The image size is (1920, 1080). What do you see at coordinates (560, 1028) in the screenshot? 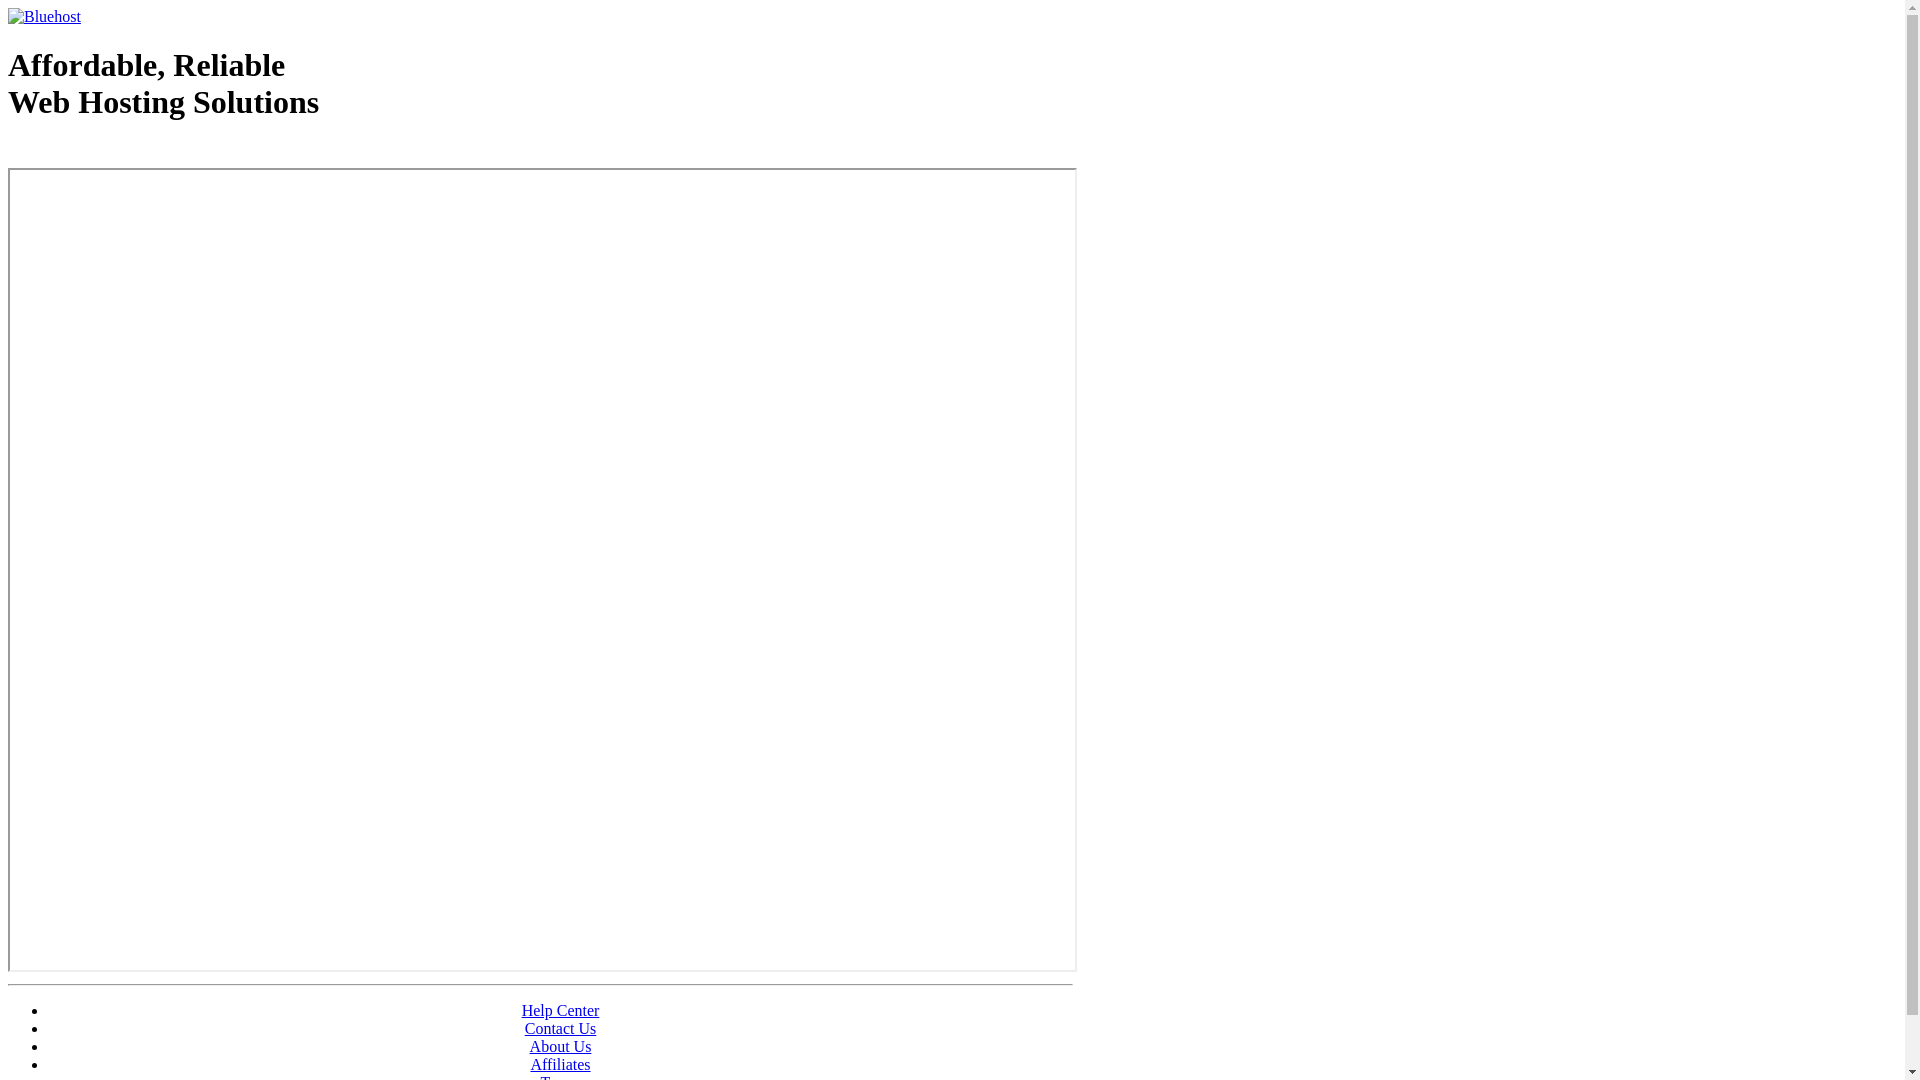
I see `'Contact Us'` at bounding box center [560, 1028].